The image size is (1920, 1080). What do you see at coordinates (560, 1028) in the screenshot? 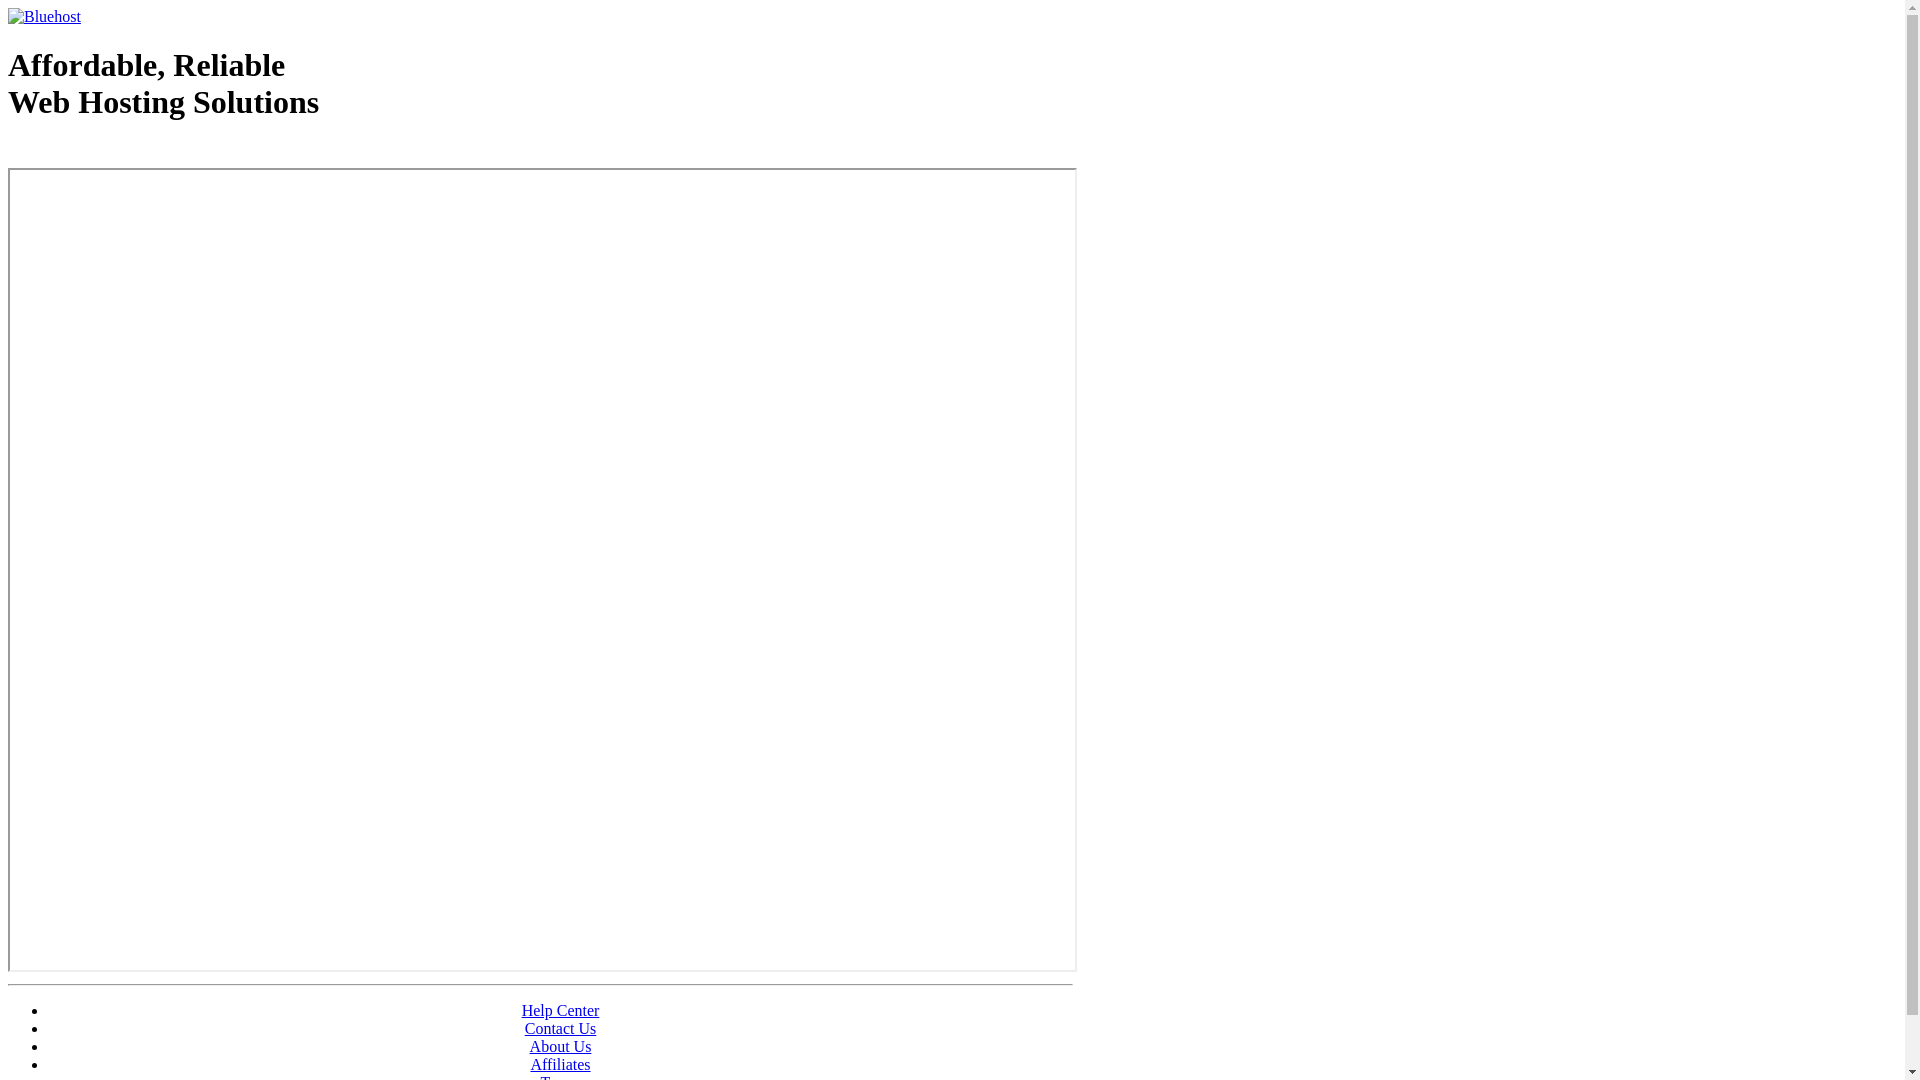
I see `'Contact Us'` at bounding box center [560, 1028].